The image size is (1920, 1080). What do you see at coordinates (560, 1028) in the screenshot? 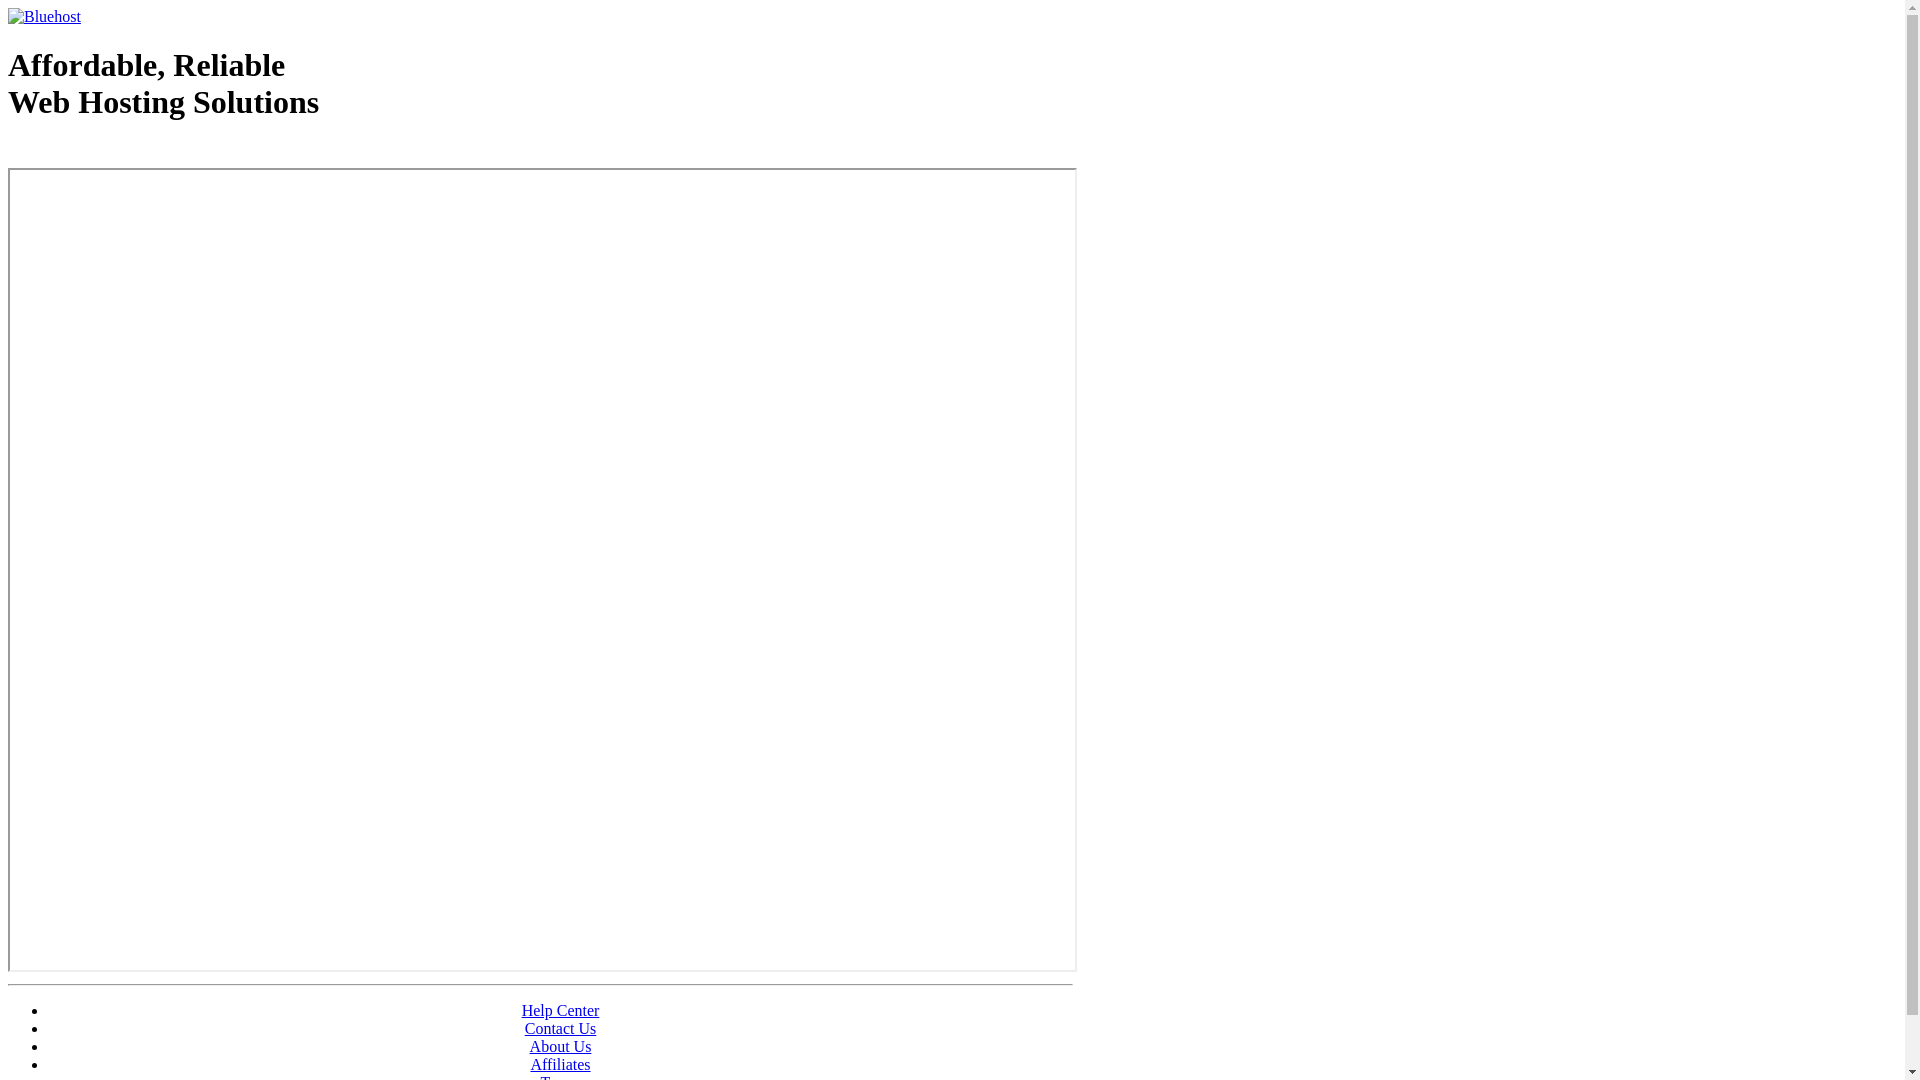
I see `'Contact Us'` at bounding box center [560, 1028].